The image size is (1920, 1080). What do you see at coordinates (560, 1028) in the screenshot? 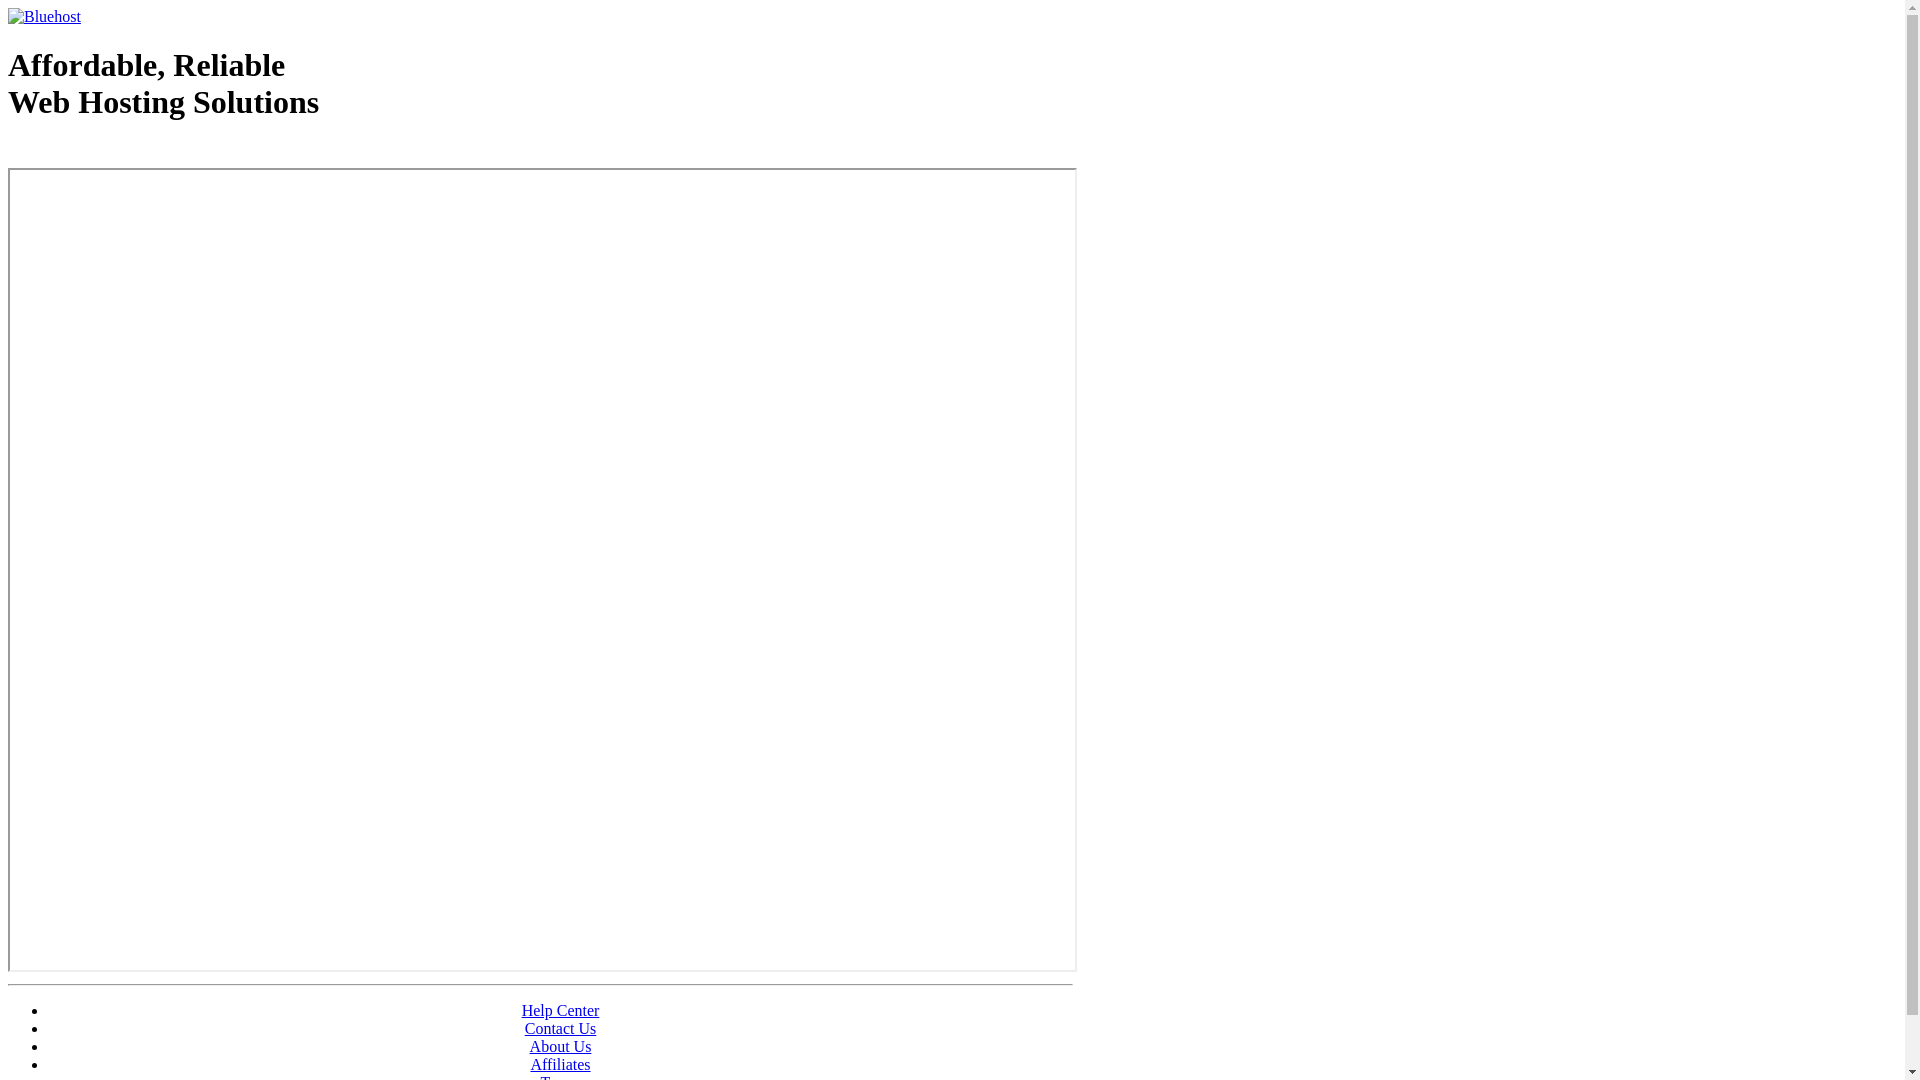
I see `'Contact Us'` at bounding box center [560, 1028].